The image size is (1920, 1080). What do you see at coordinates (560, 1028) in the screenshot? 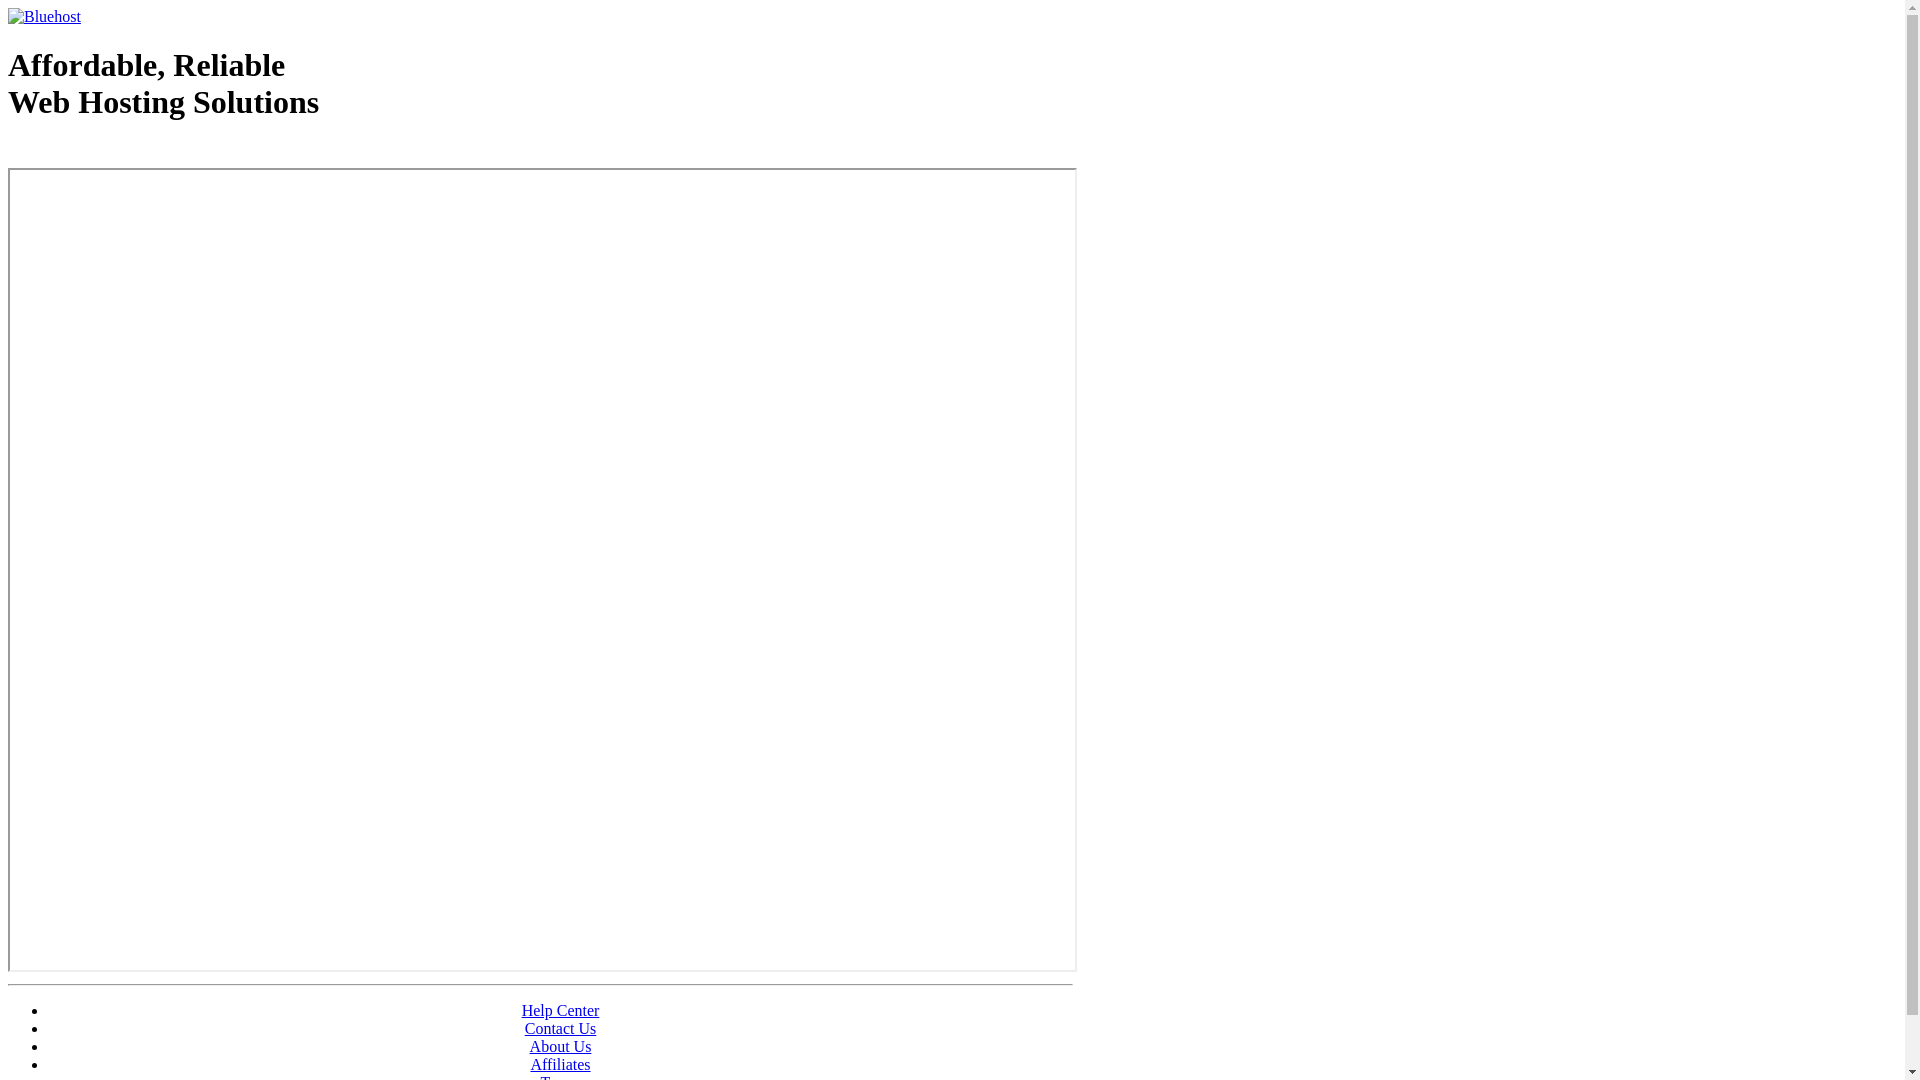
I see `'Contact Us'` at bounding box center [560, 1028].